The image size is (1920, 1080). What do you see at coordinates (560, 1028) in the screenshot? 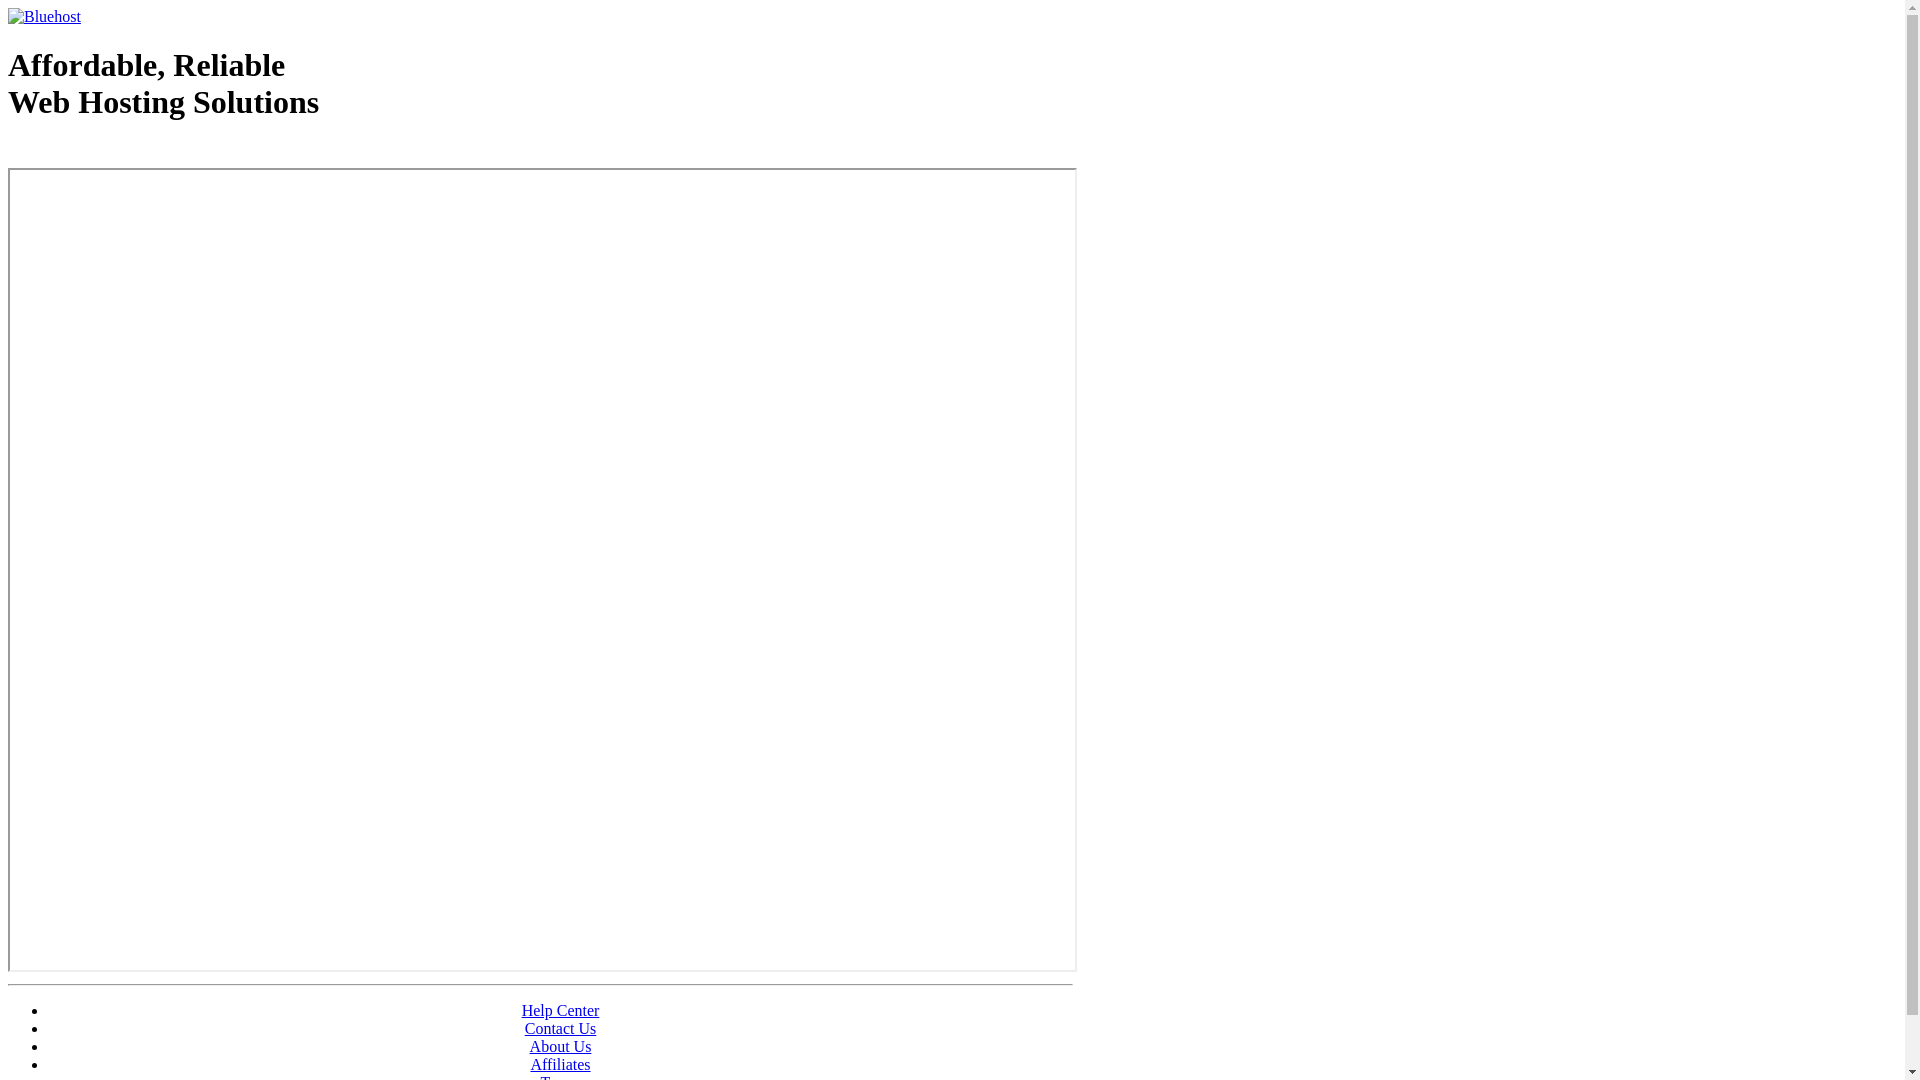
I see `'Contact Us'` at bounding box center [560, 1028].